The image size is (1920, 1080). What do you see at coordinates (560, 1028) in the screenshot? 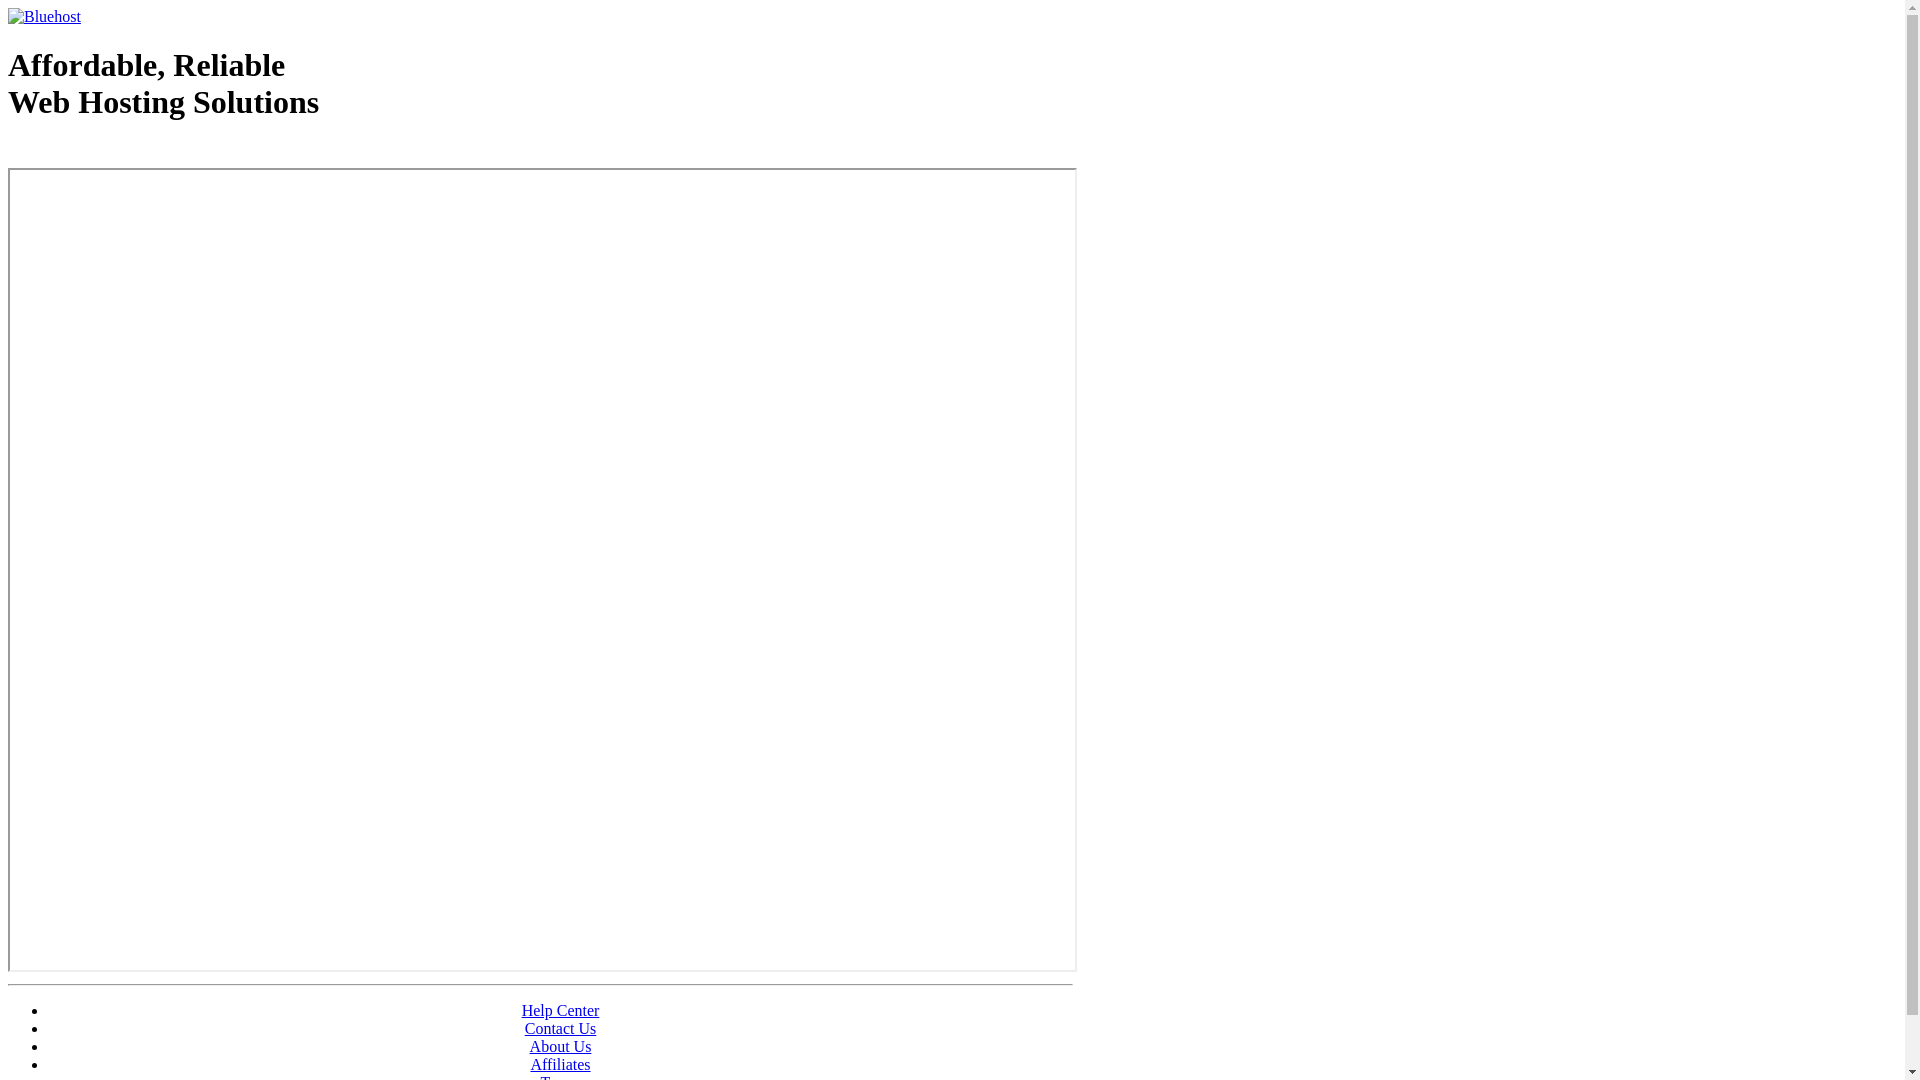
I see `'Contact Us'` at bounding box center [560, 1028].